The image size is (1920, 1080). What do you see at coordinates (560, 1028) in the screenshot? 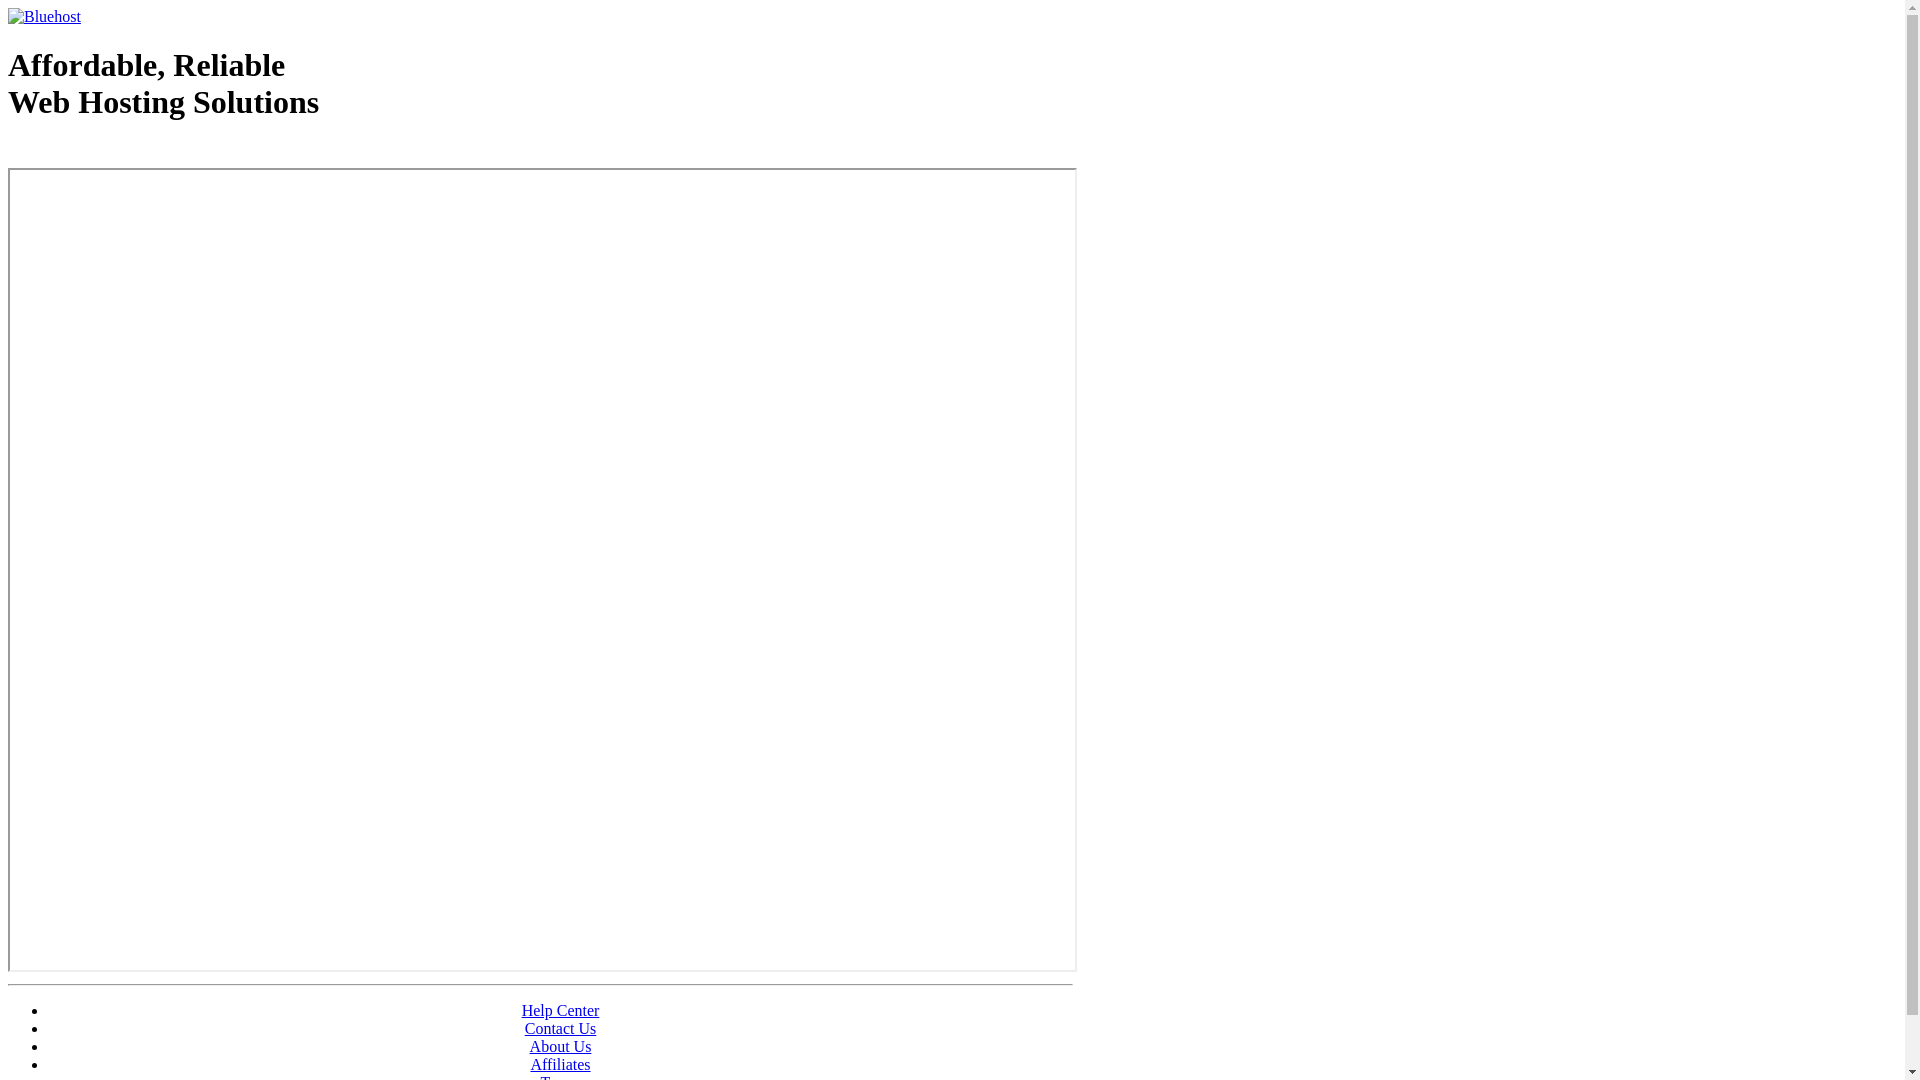
I see `'Contact Us'` at bounding box center [560, 1028].